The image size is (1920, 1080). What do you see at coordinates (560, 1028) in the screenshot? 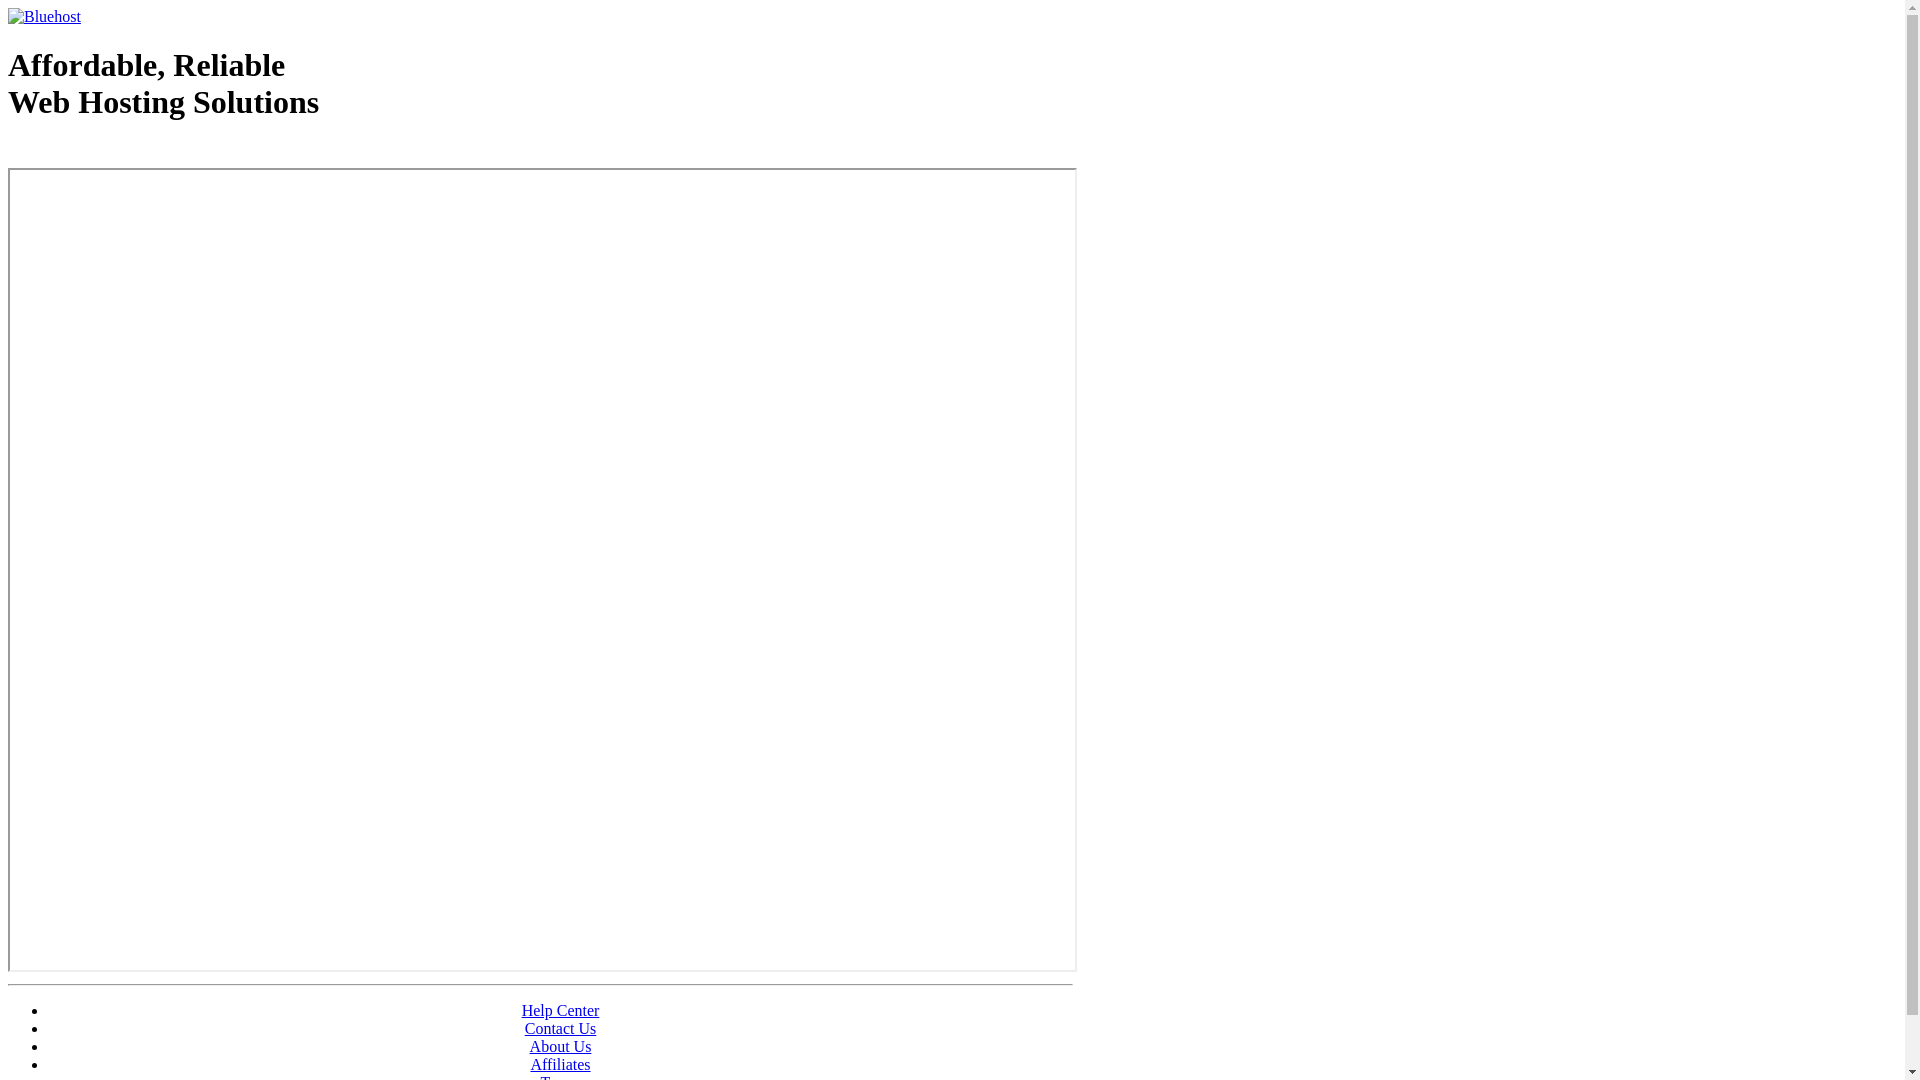
I see `'Contact Us'` at bounding box center [560, 1028].